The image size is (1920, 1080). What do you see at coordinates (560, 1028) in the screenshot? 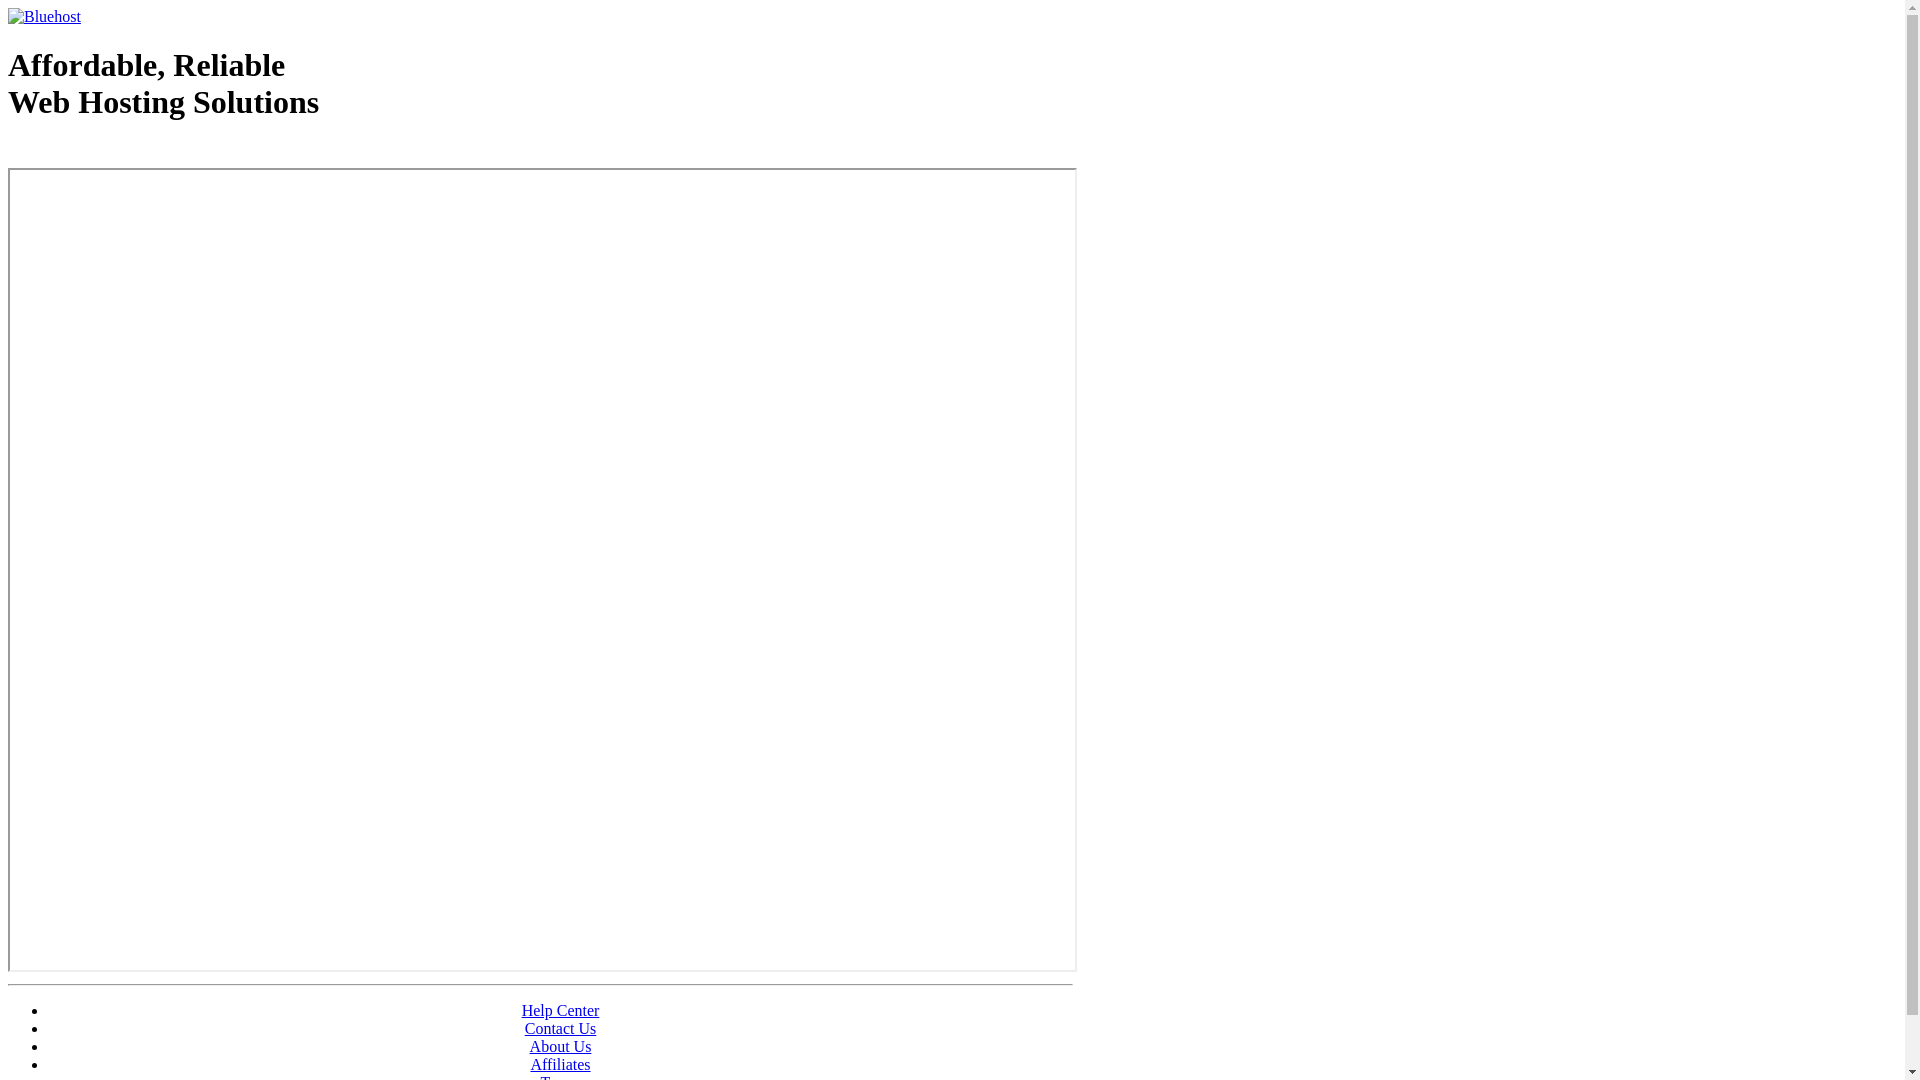
I see `'Contact Us'` at bounding box center [560, 1028].